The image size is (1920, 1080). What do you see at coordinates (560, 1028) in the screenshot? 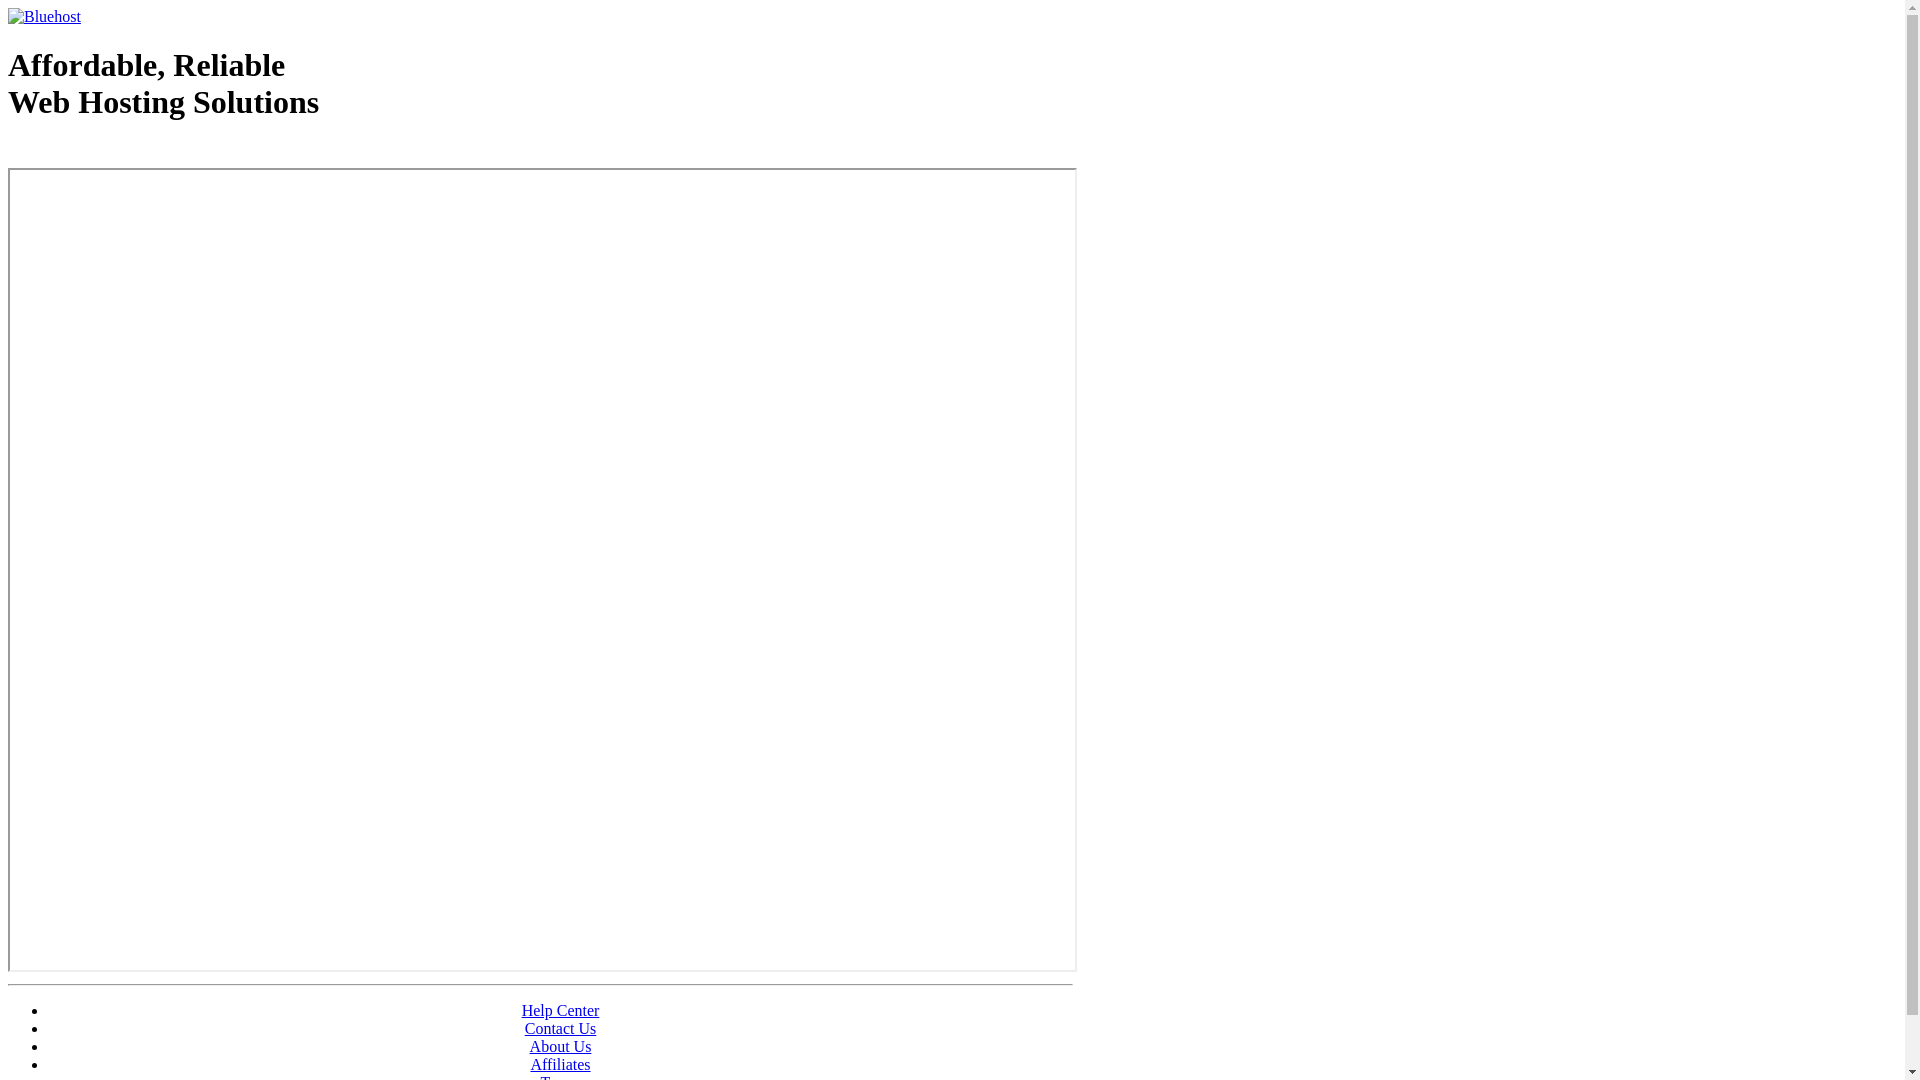
I see `'Contact Us'` at bounding box center [560, 1028].